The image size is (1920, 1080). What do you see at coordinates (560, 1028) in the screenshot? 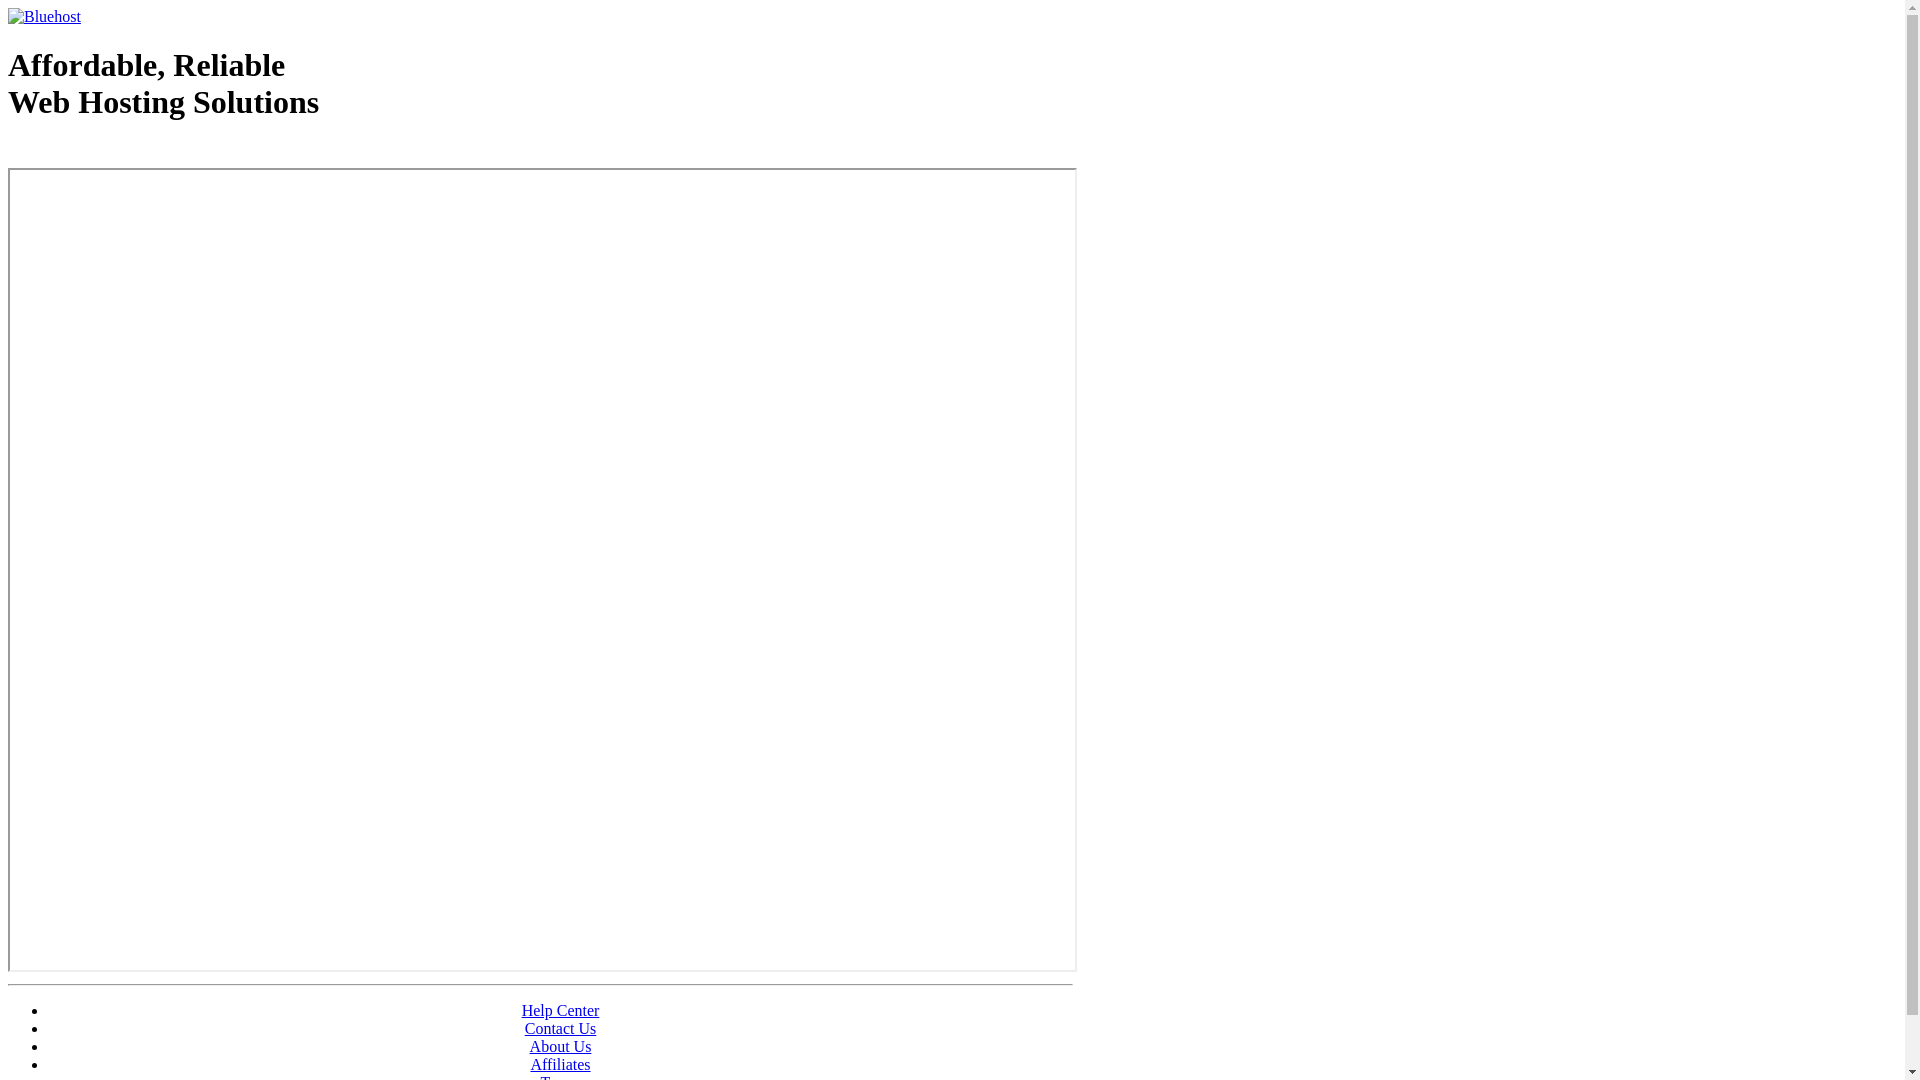
I see `'Contact Us'` at bounding box center [560, 1028].